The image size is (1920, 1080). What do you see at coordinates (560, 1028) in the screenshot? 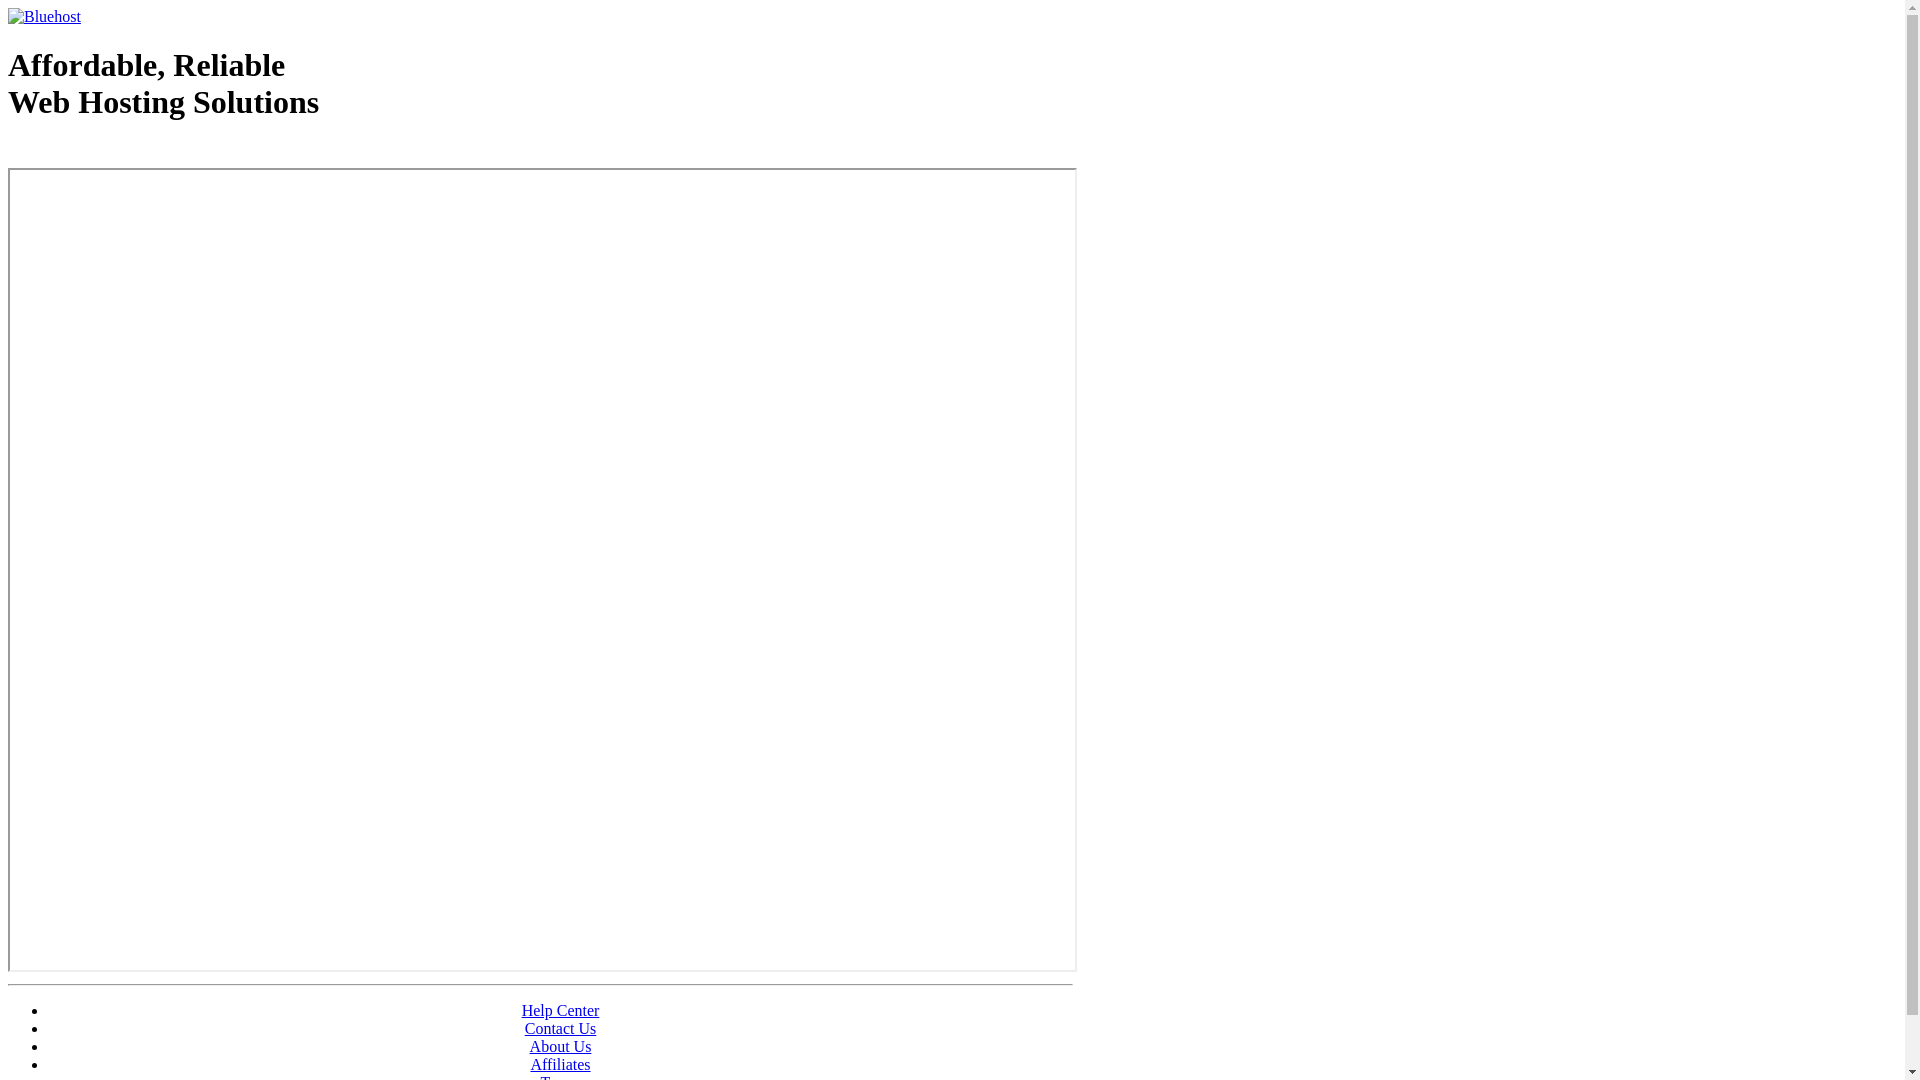
I see `'Contact Us'` at bounding box center [560, 1028].